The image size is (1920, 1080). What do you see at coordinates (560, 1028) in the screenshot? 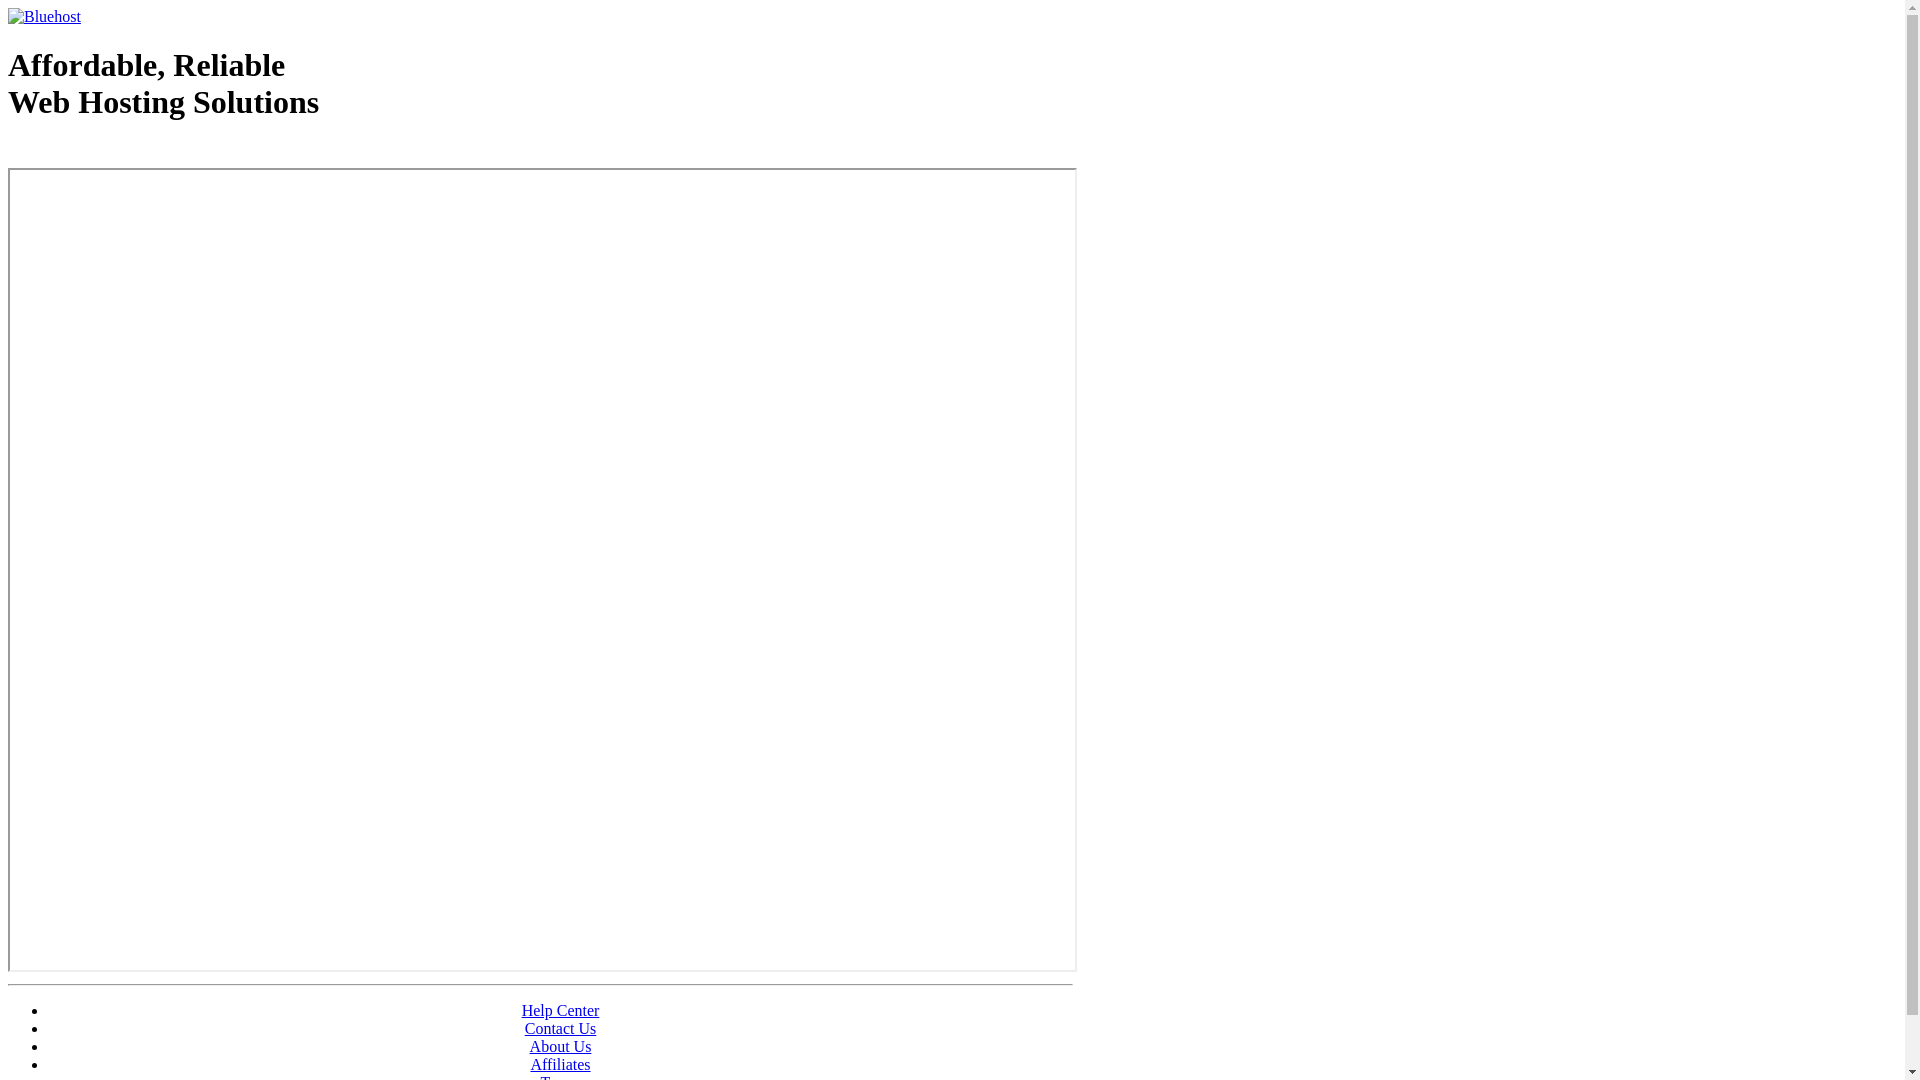
I see `'Contact Us'` at bounding box center [560, 1028].